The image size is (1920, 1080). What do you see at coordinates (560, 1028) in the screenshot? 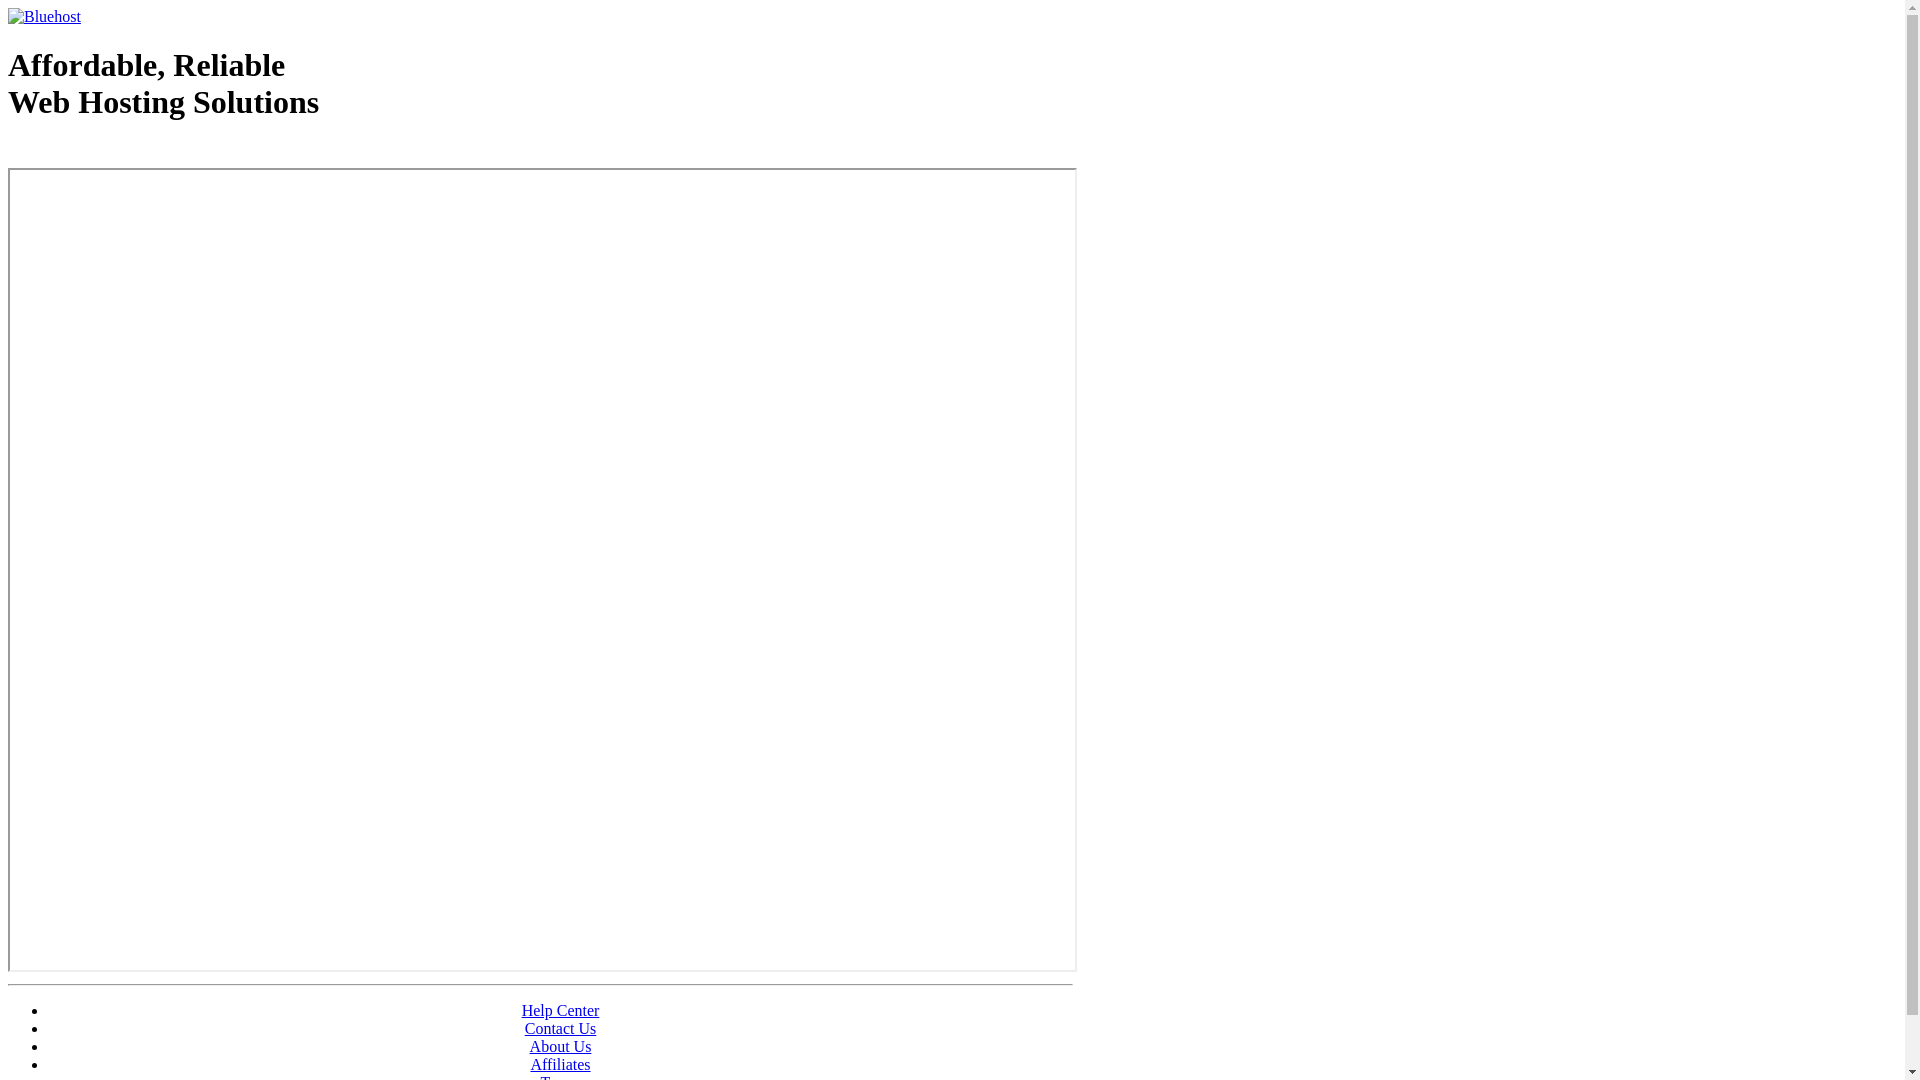
I see `'Contact Us'` at bounding box center [560, 1028].